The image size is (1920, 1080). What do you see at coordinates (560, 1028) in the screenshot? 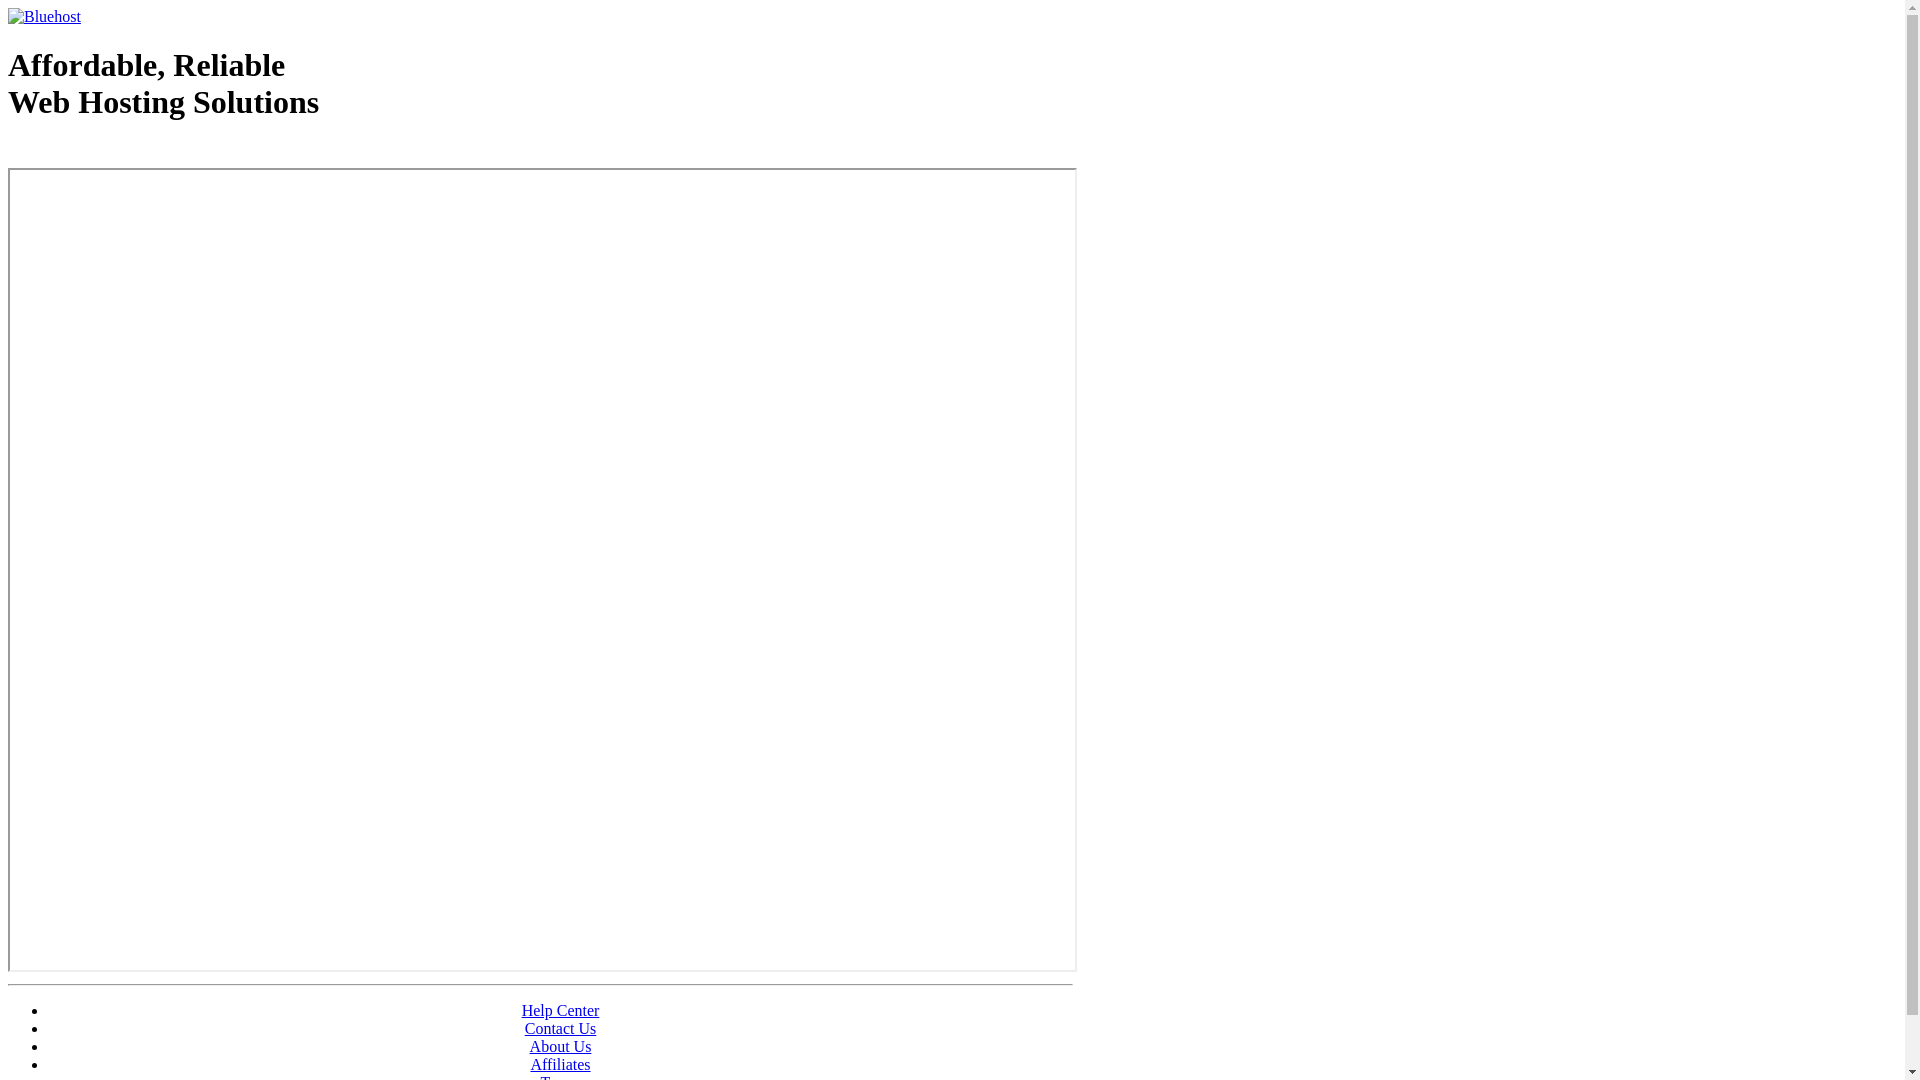
I see `'Contact Us'` at bounding box center [560, 1028].